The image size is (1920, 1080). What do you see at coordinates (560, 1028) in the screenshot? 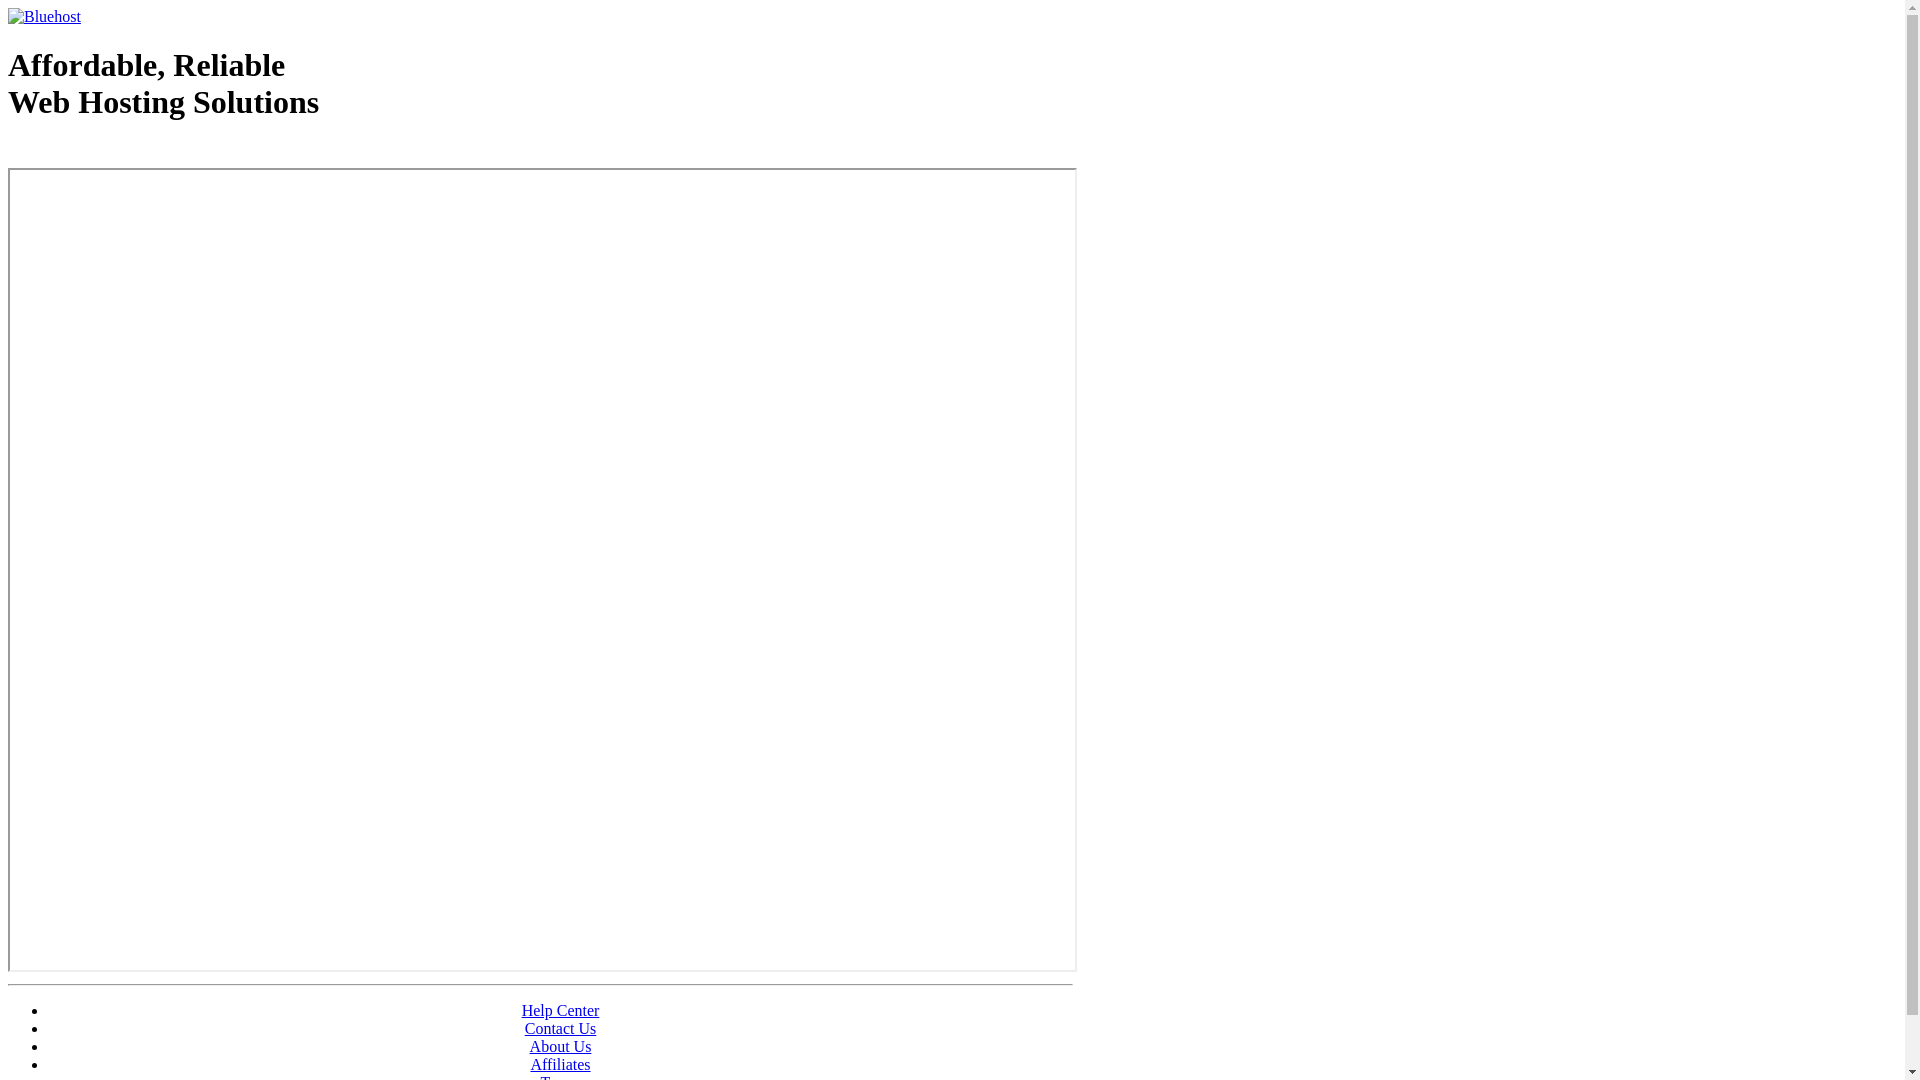
I see `'Contact Us'` at bounding box center [560, 1028].